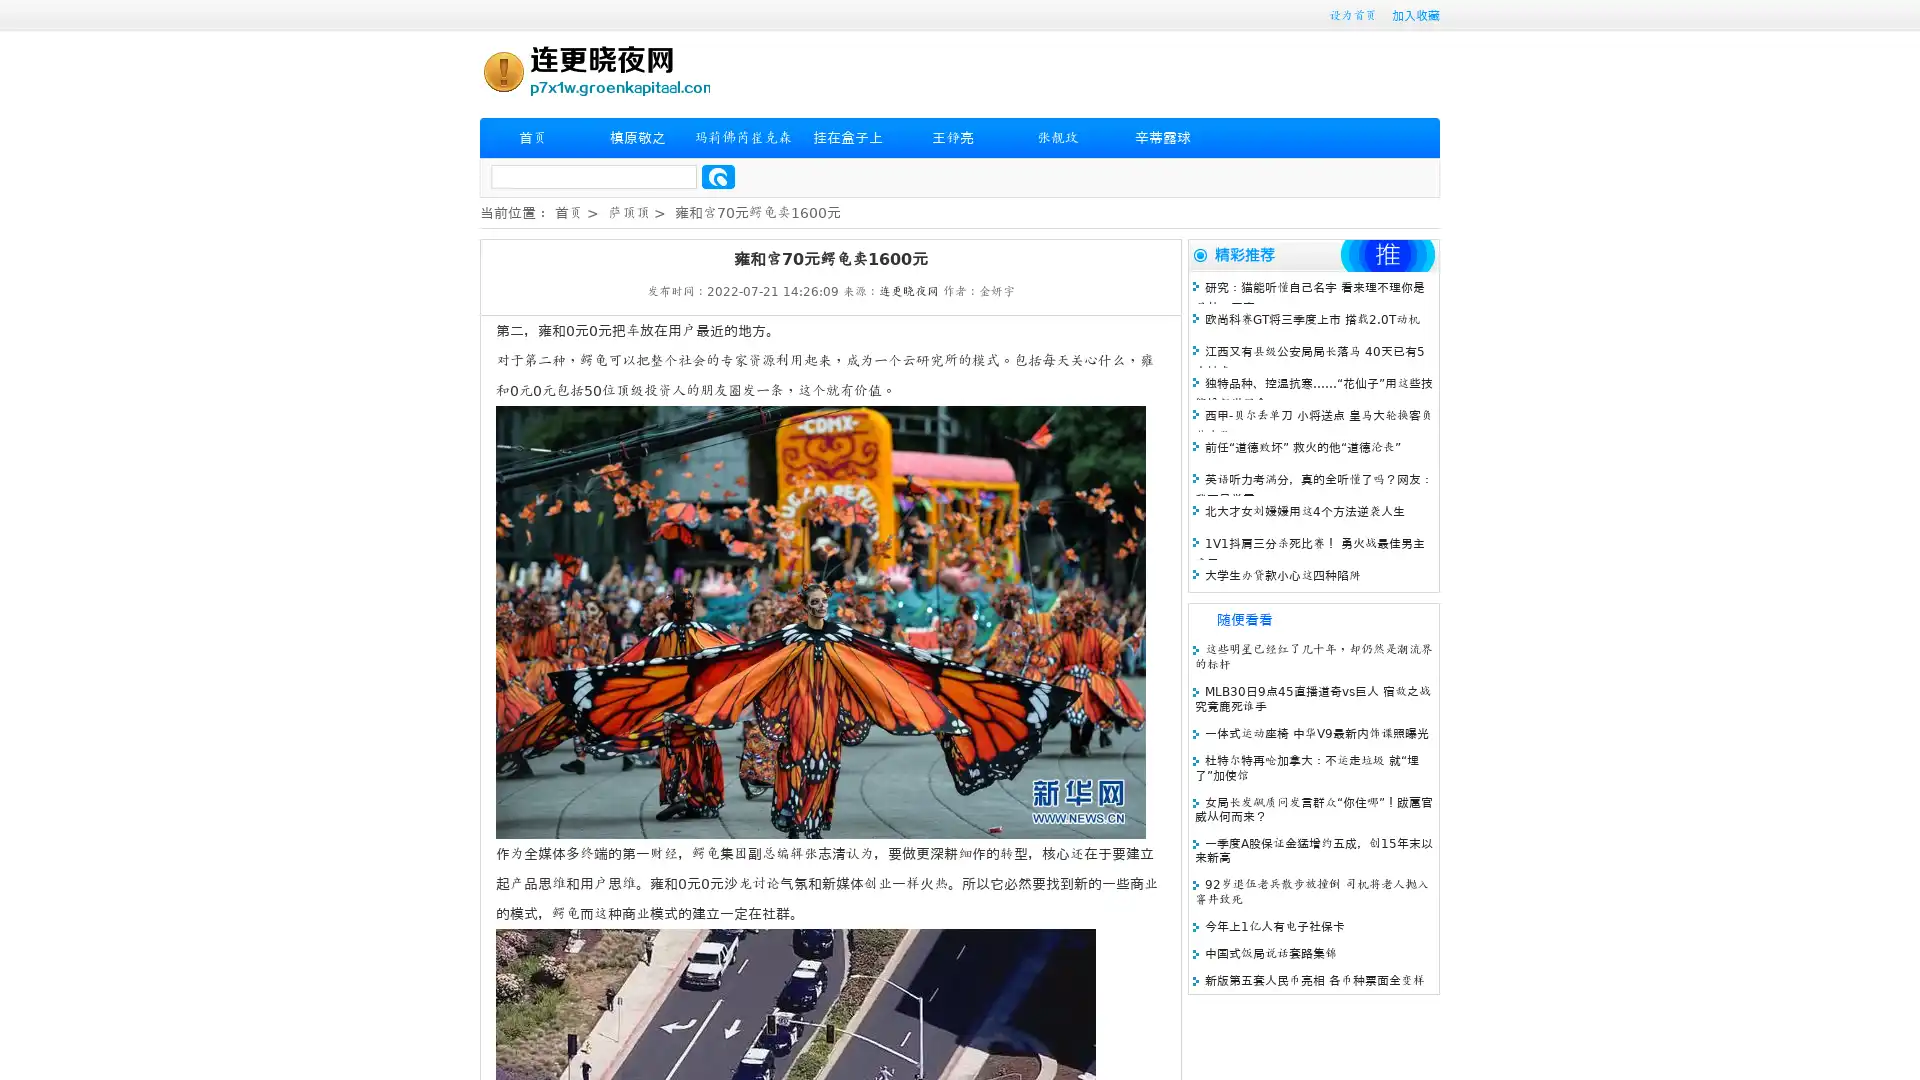 The width and height of the screenshot is (1920, 1080). Describe the element at coordinates (718, 176) in the screenshot. I see `Search` at that location.